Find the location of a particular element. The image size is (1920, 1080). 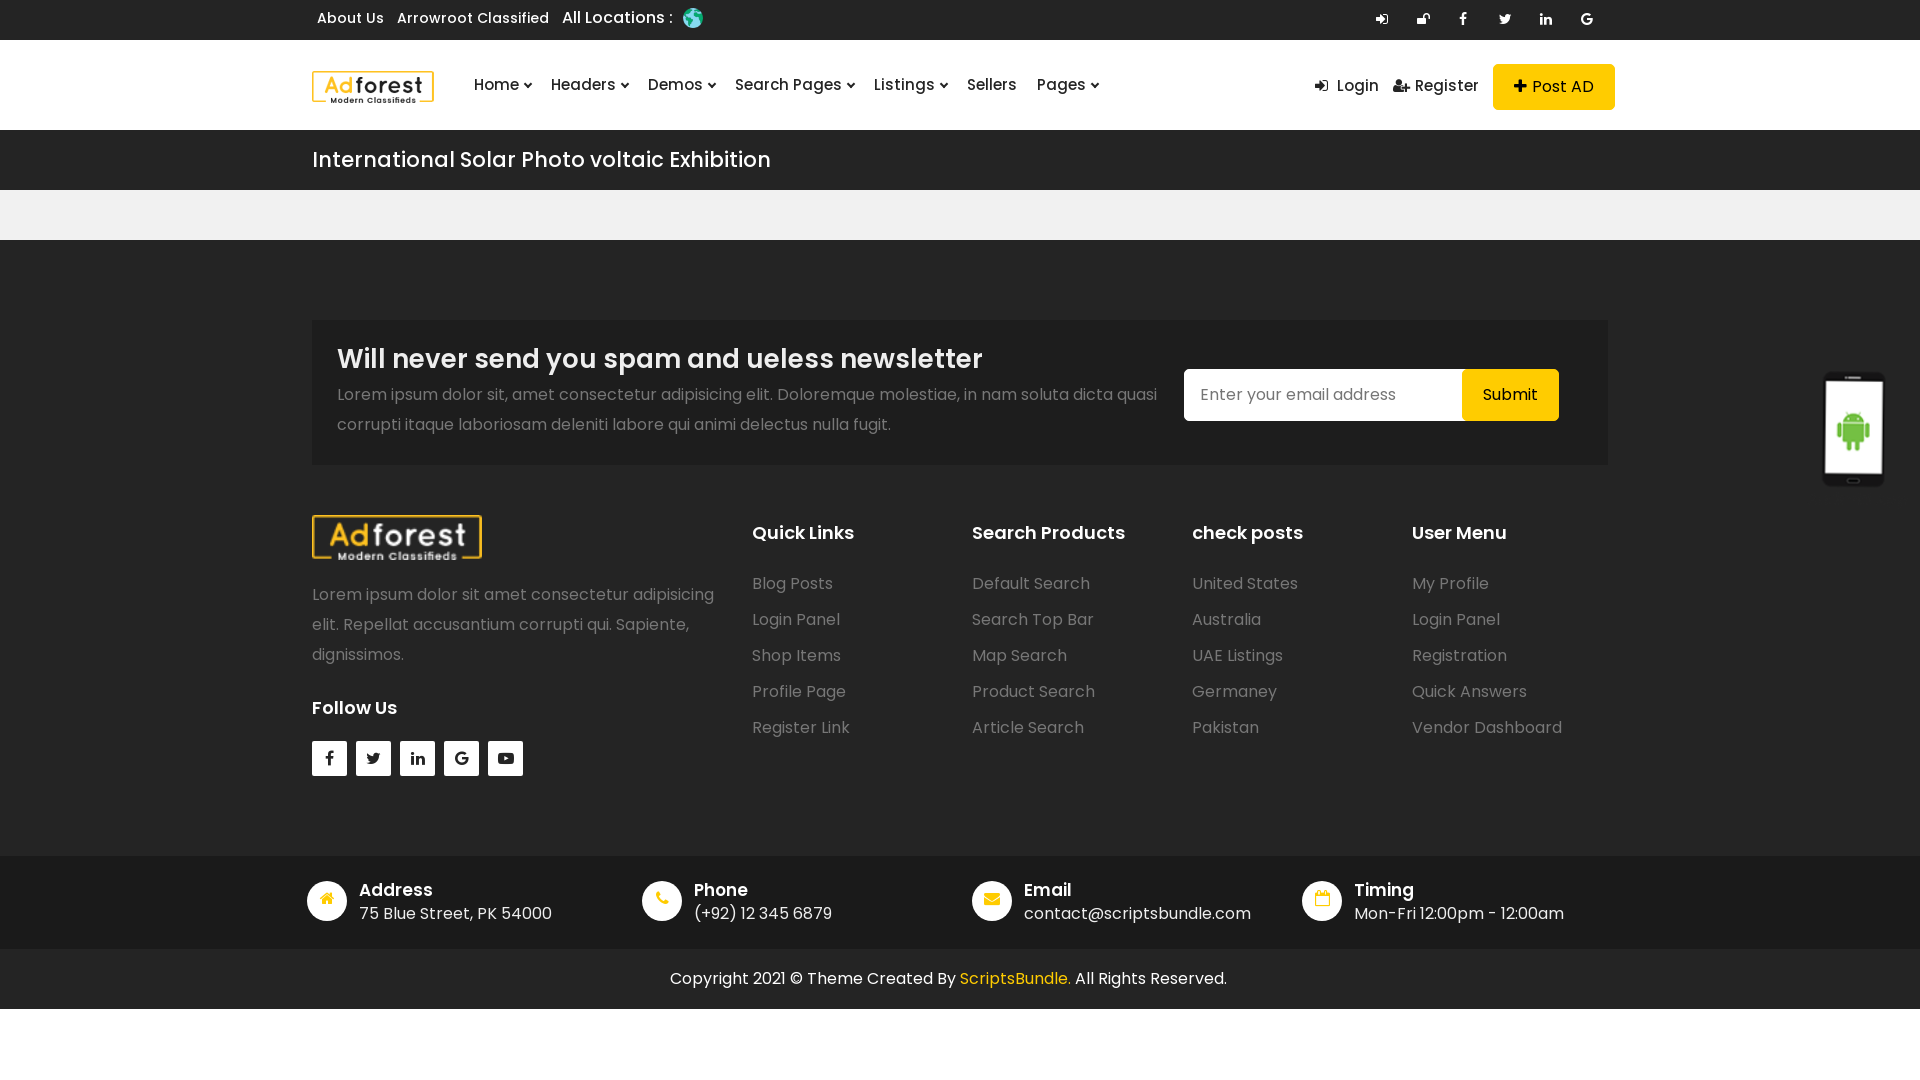

'Pages' is located at coordinates (1027, 83).